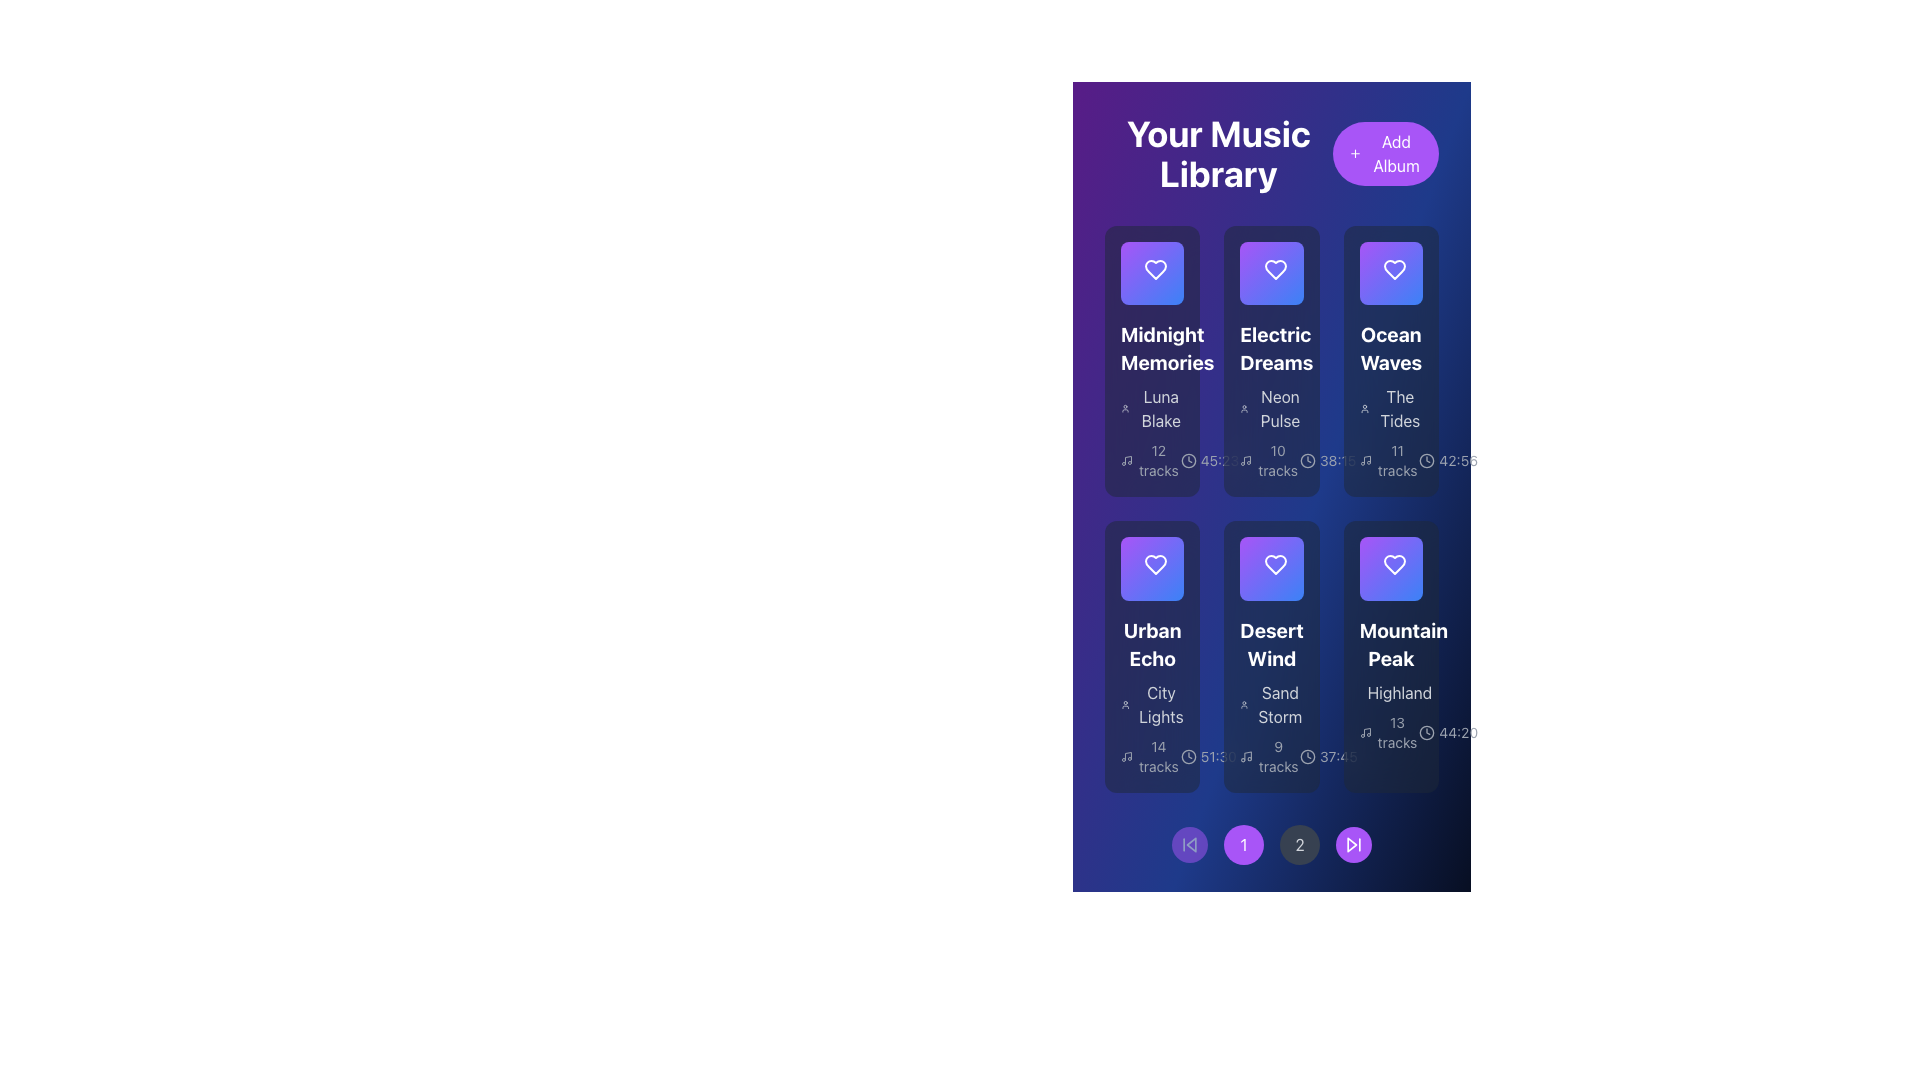  What do you see at coordinates (1390, 273) in the screenshot?
I see `the Interactive Heart icon with a radiant gradient background located in the 'Ocean Waves' card` at bounding box center [1390, 273].